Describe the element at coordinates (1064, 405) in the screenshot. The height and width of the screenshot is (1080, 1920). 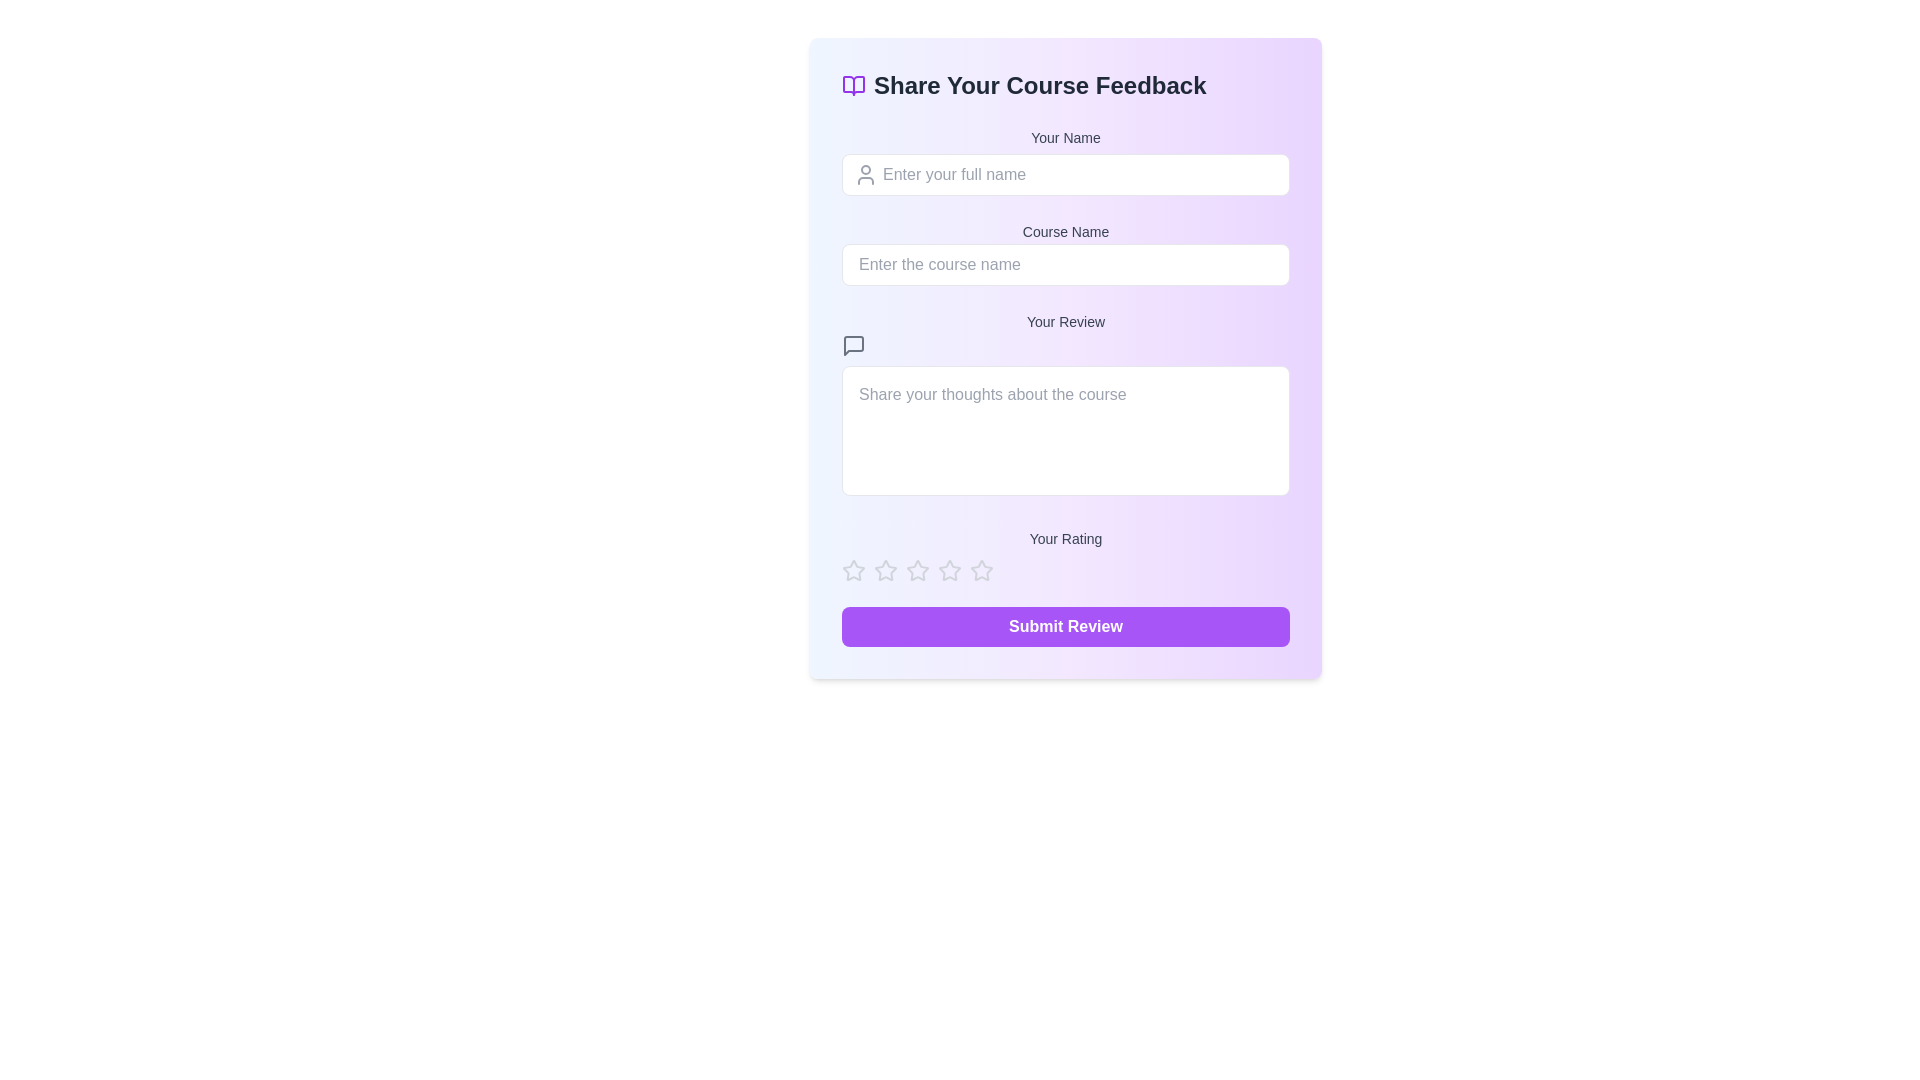
I see `the text input box labeled 'Your Review' to focus on it for user input` at that location.